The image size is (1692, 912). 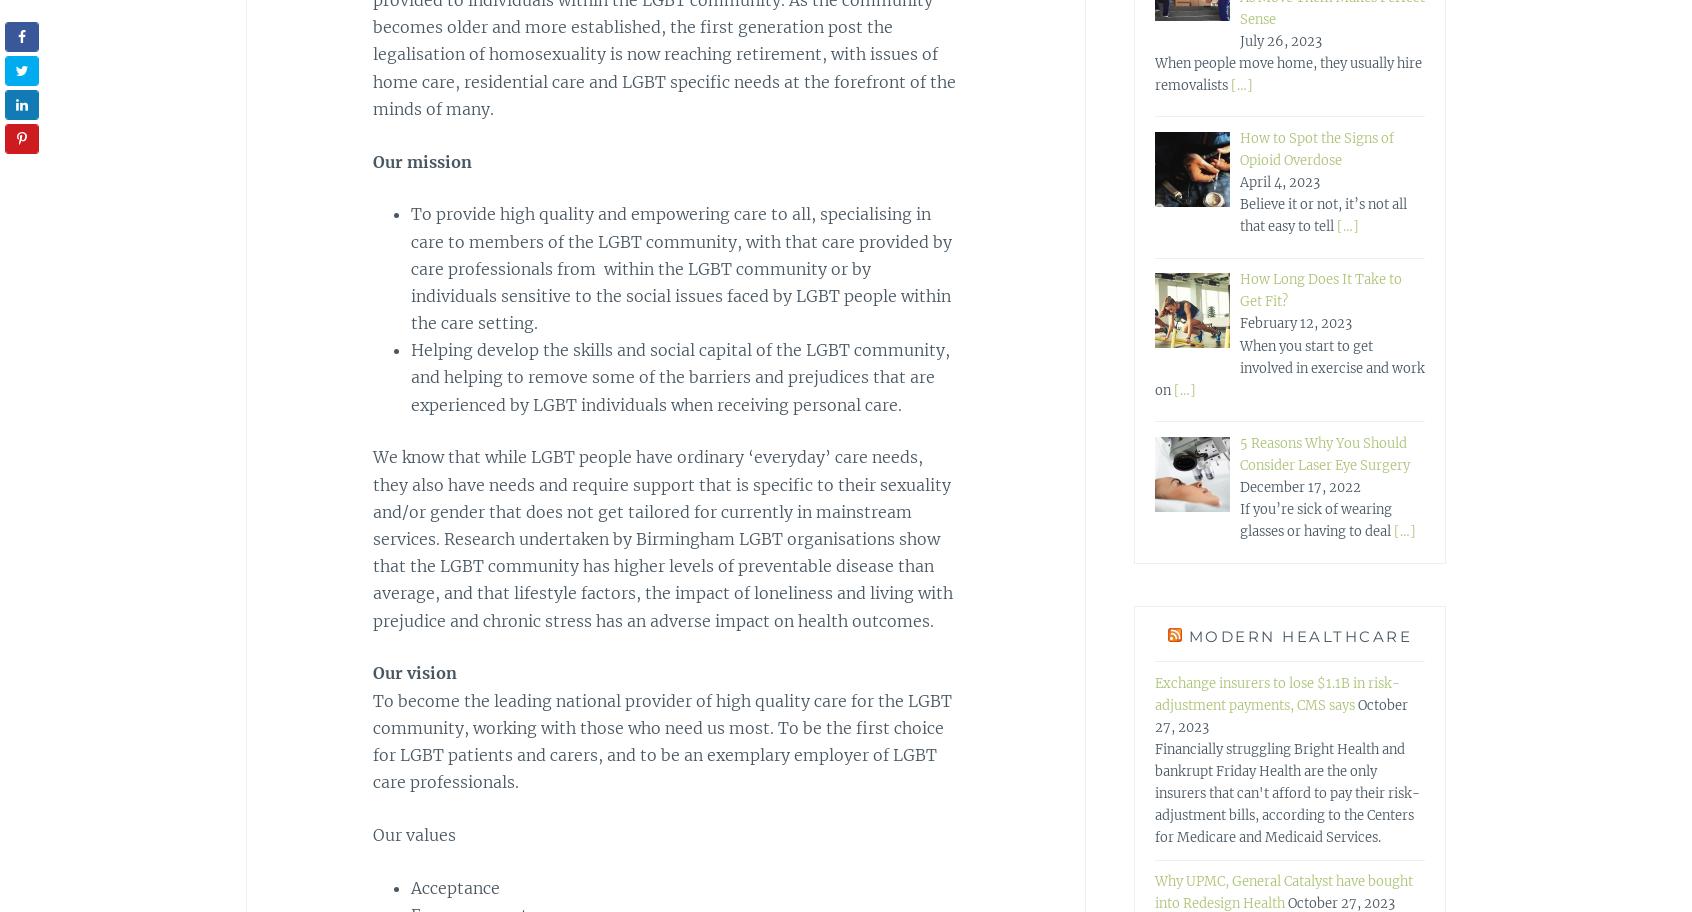 What do you see at coordinates (1288, 366) in the screenshot?
I see `'When you start to get involved in exercise and work on'` at bounding box center [1288, 366].